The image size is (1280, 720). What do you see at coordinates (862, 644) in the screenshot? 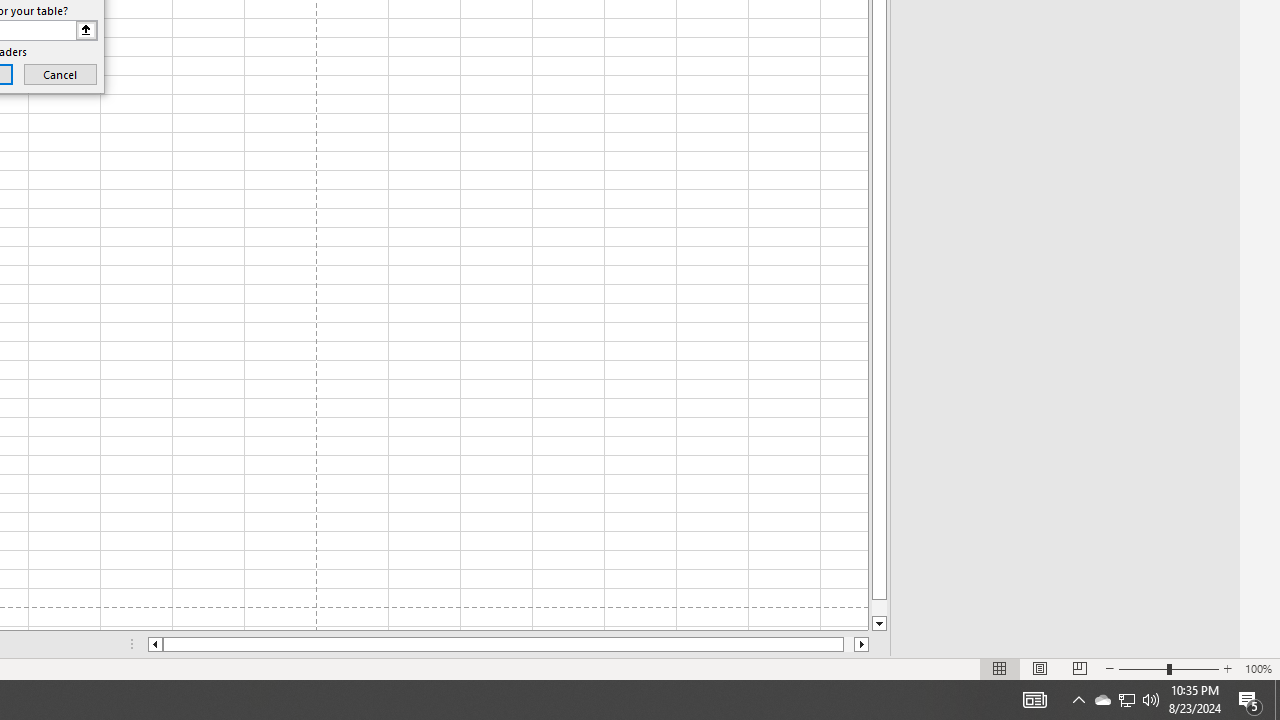
I see `'Column right'` at bounding box center [862, 644].